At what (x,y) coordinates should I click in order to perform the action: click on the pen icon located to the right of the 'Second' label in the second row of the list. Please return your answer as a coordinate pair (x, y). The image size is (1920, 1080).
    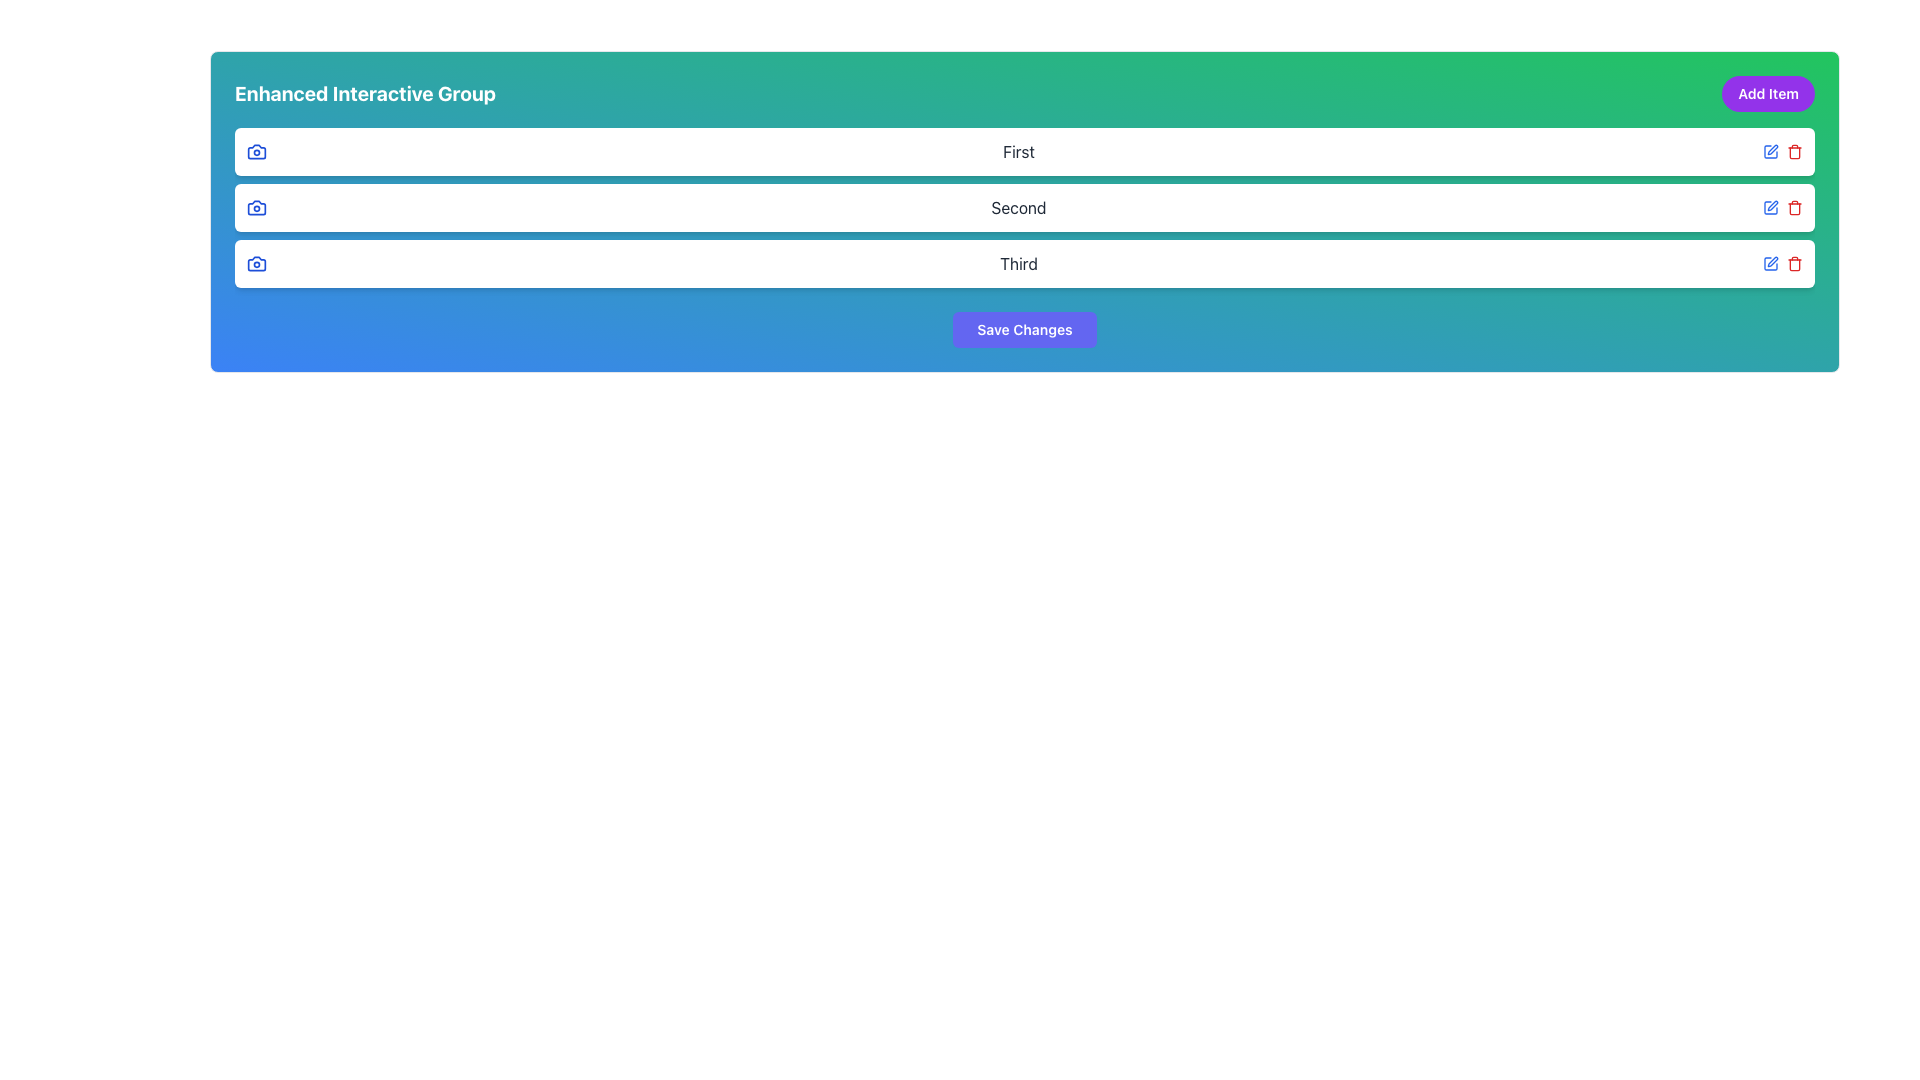
    Looking at the image, I should click on (1772, 205).